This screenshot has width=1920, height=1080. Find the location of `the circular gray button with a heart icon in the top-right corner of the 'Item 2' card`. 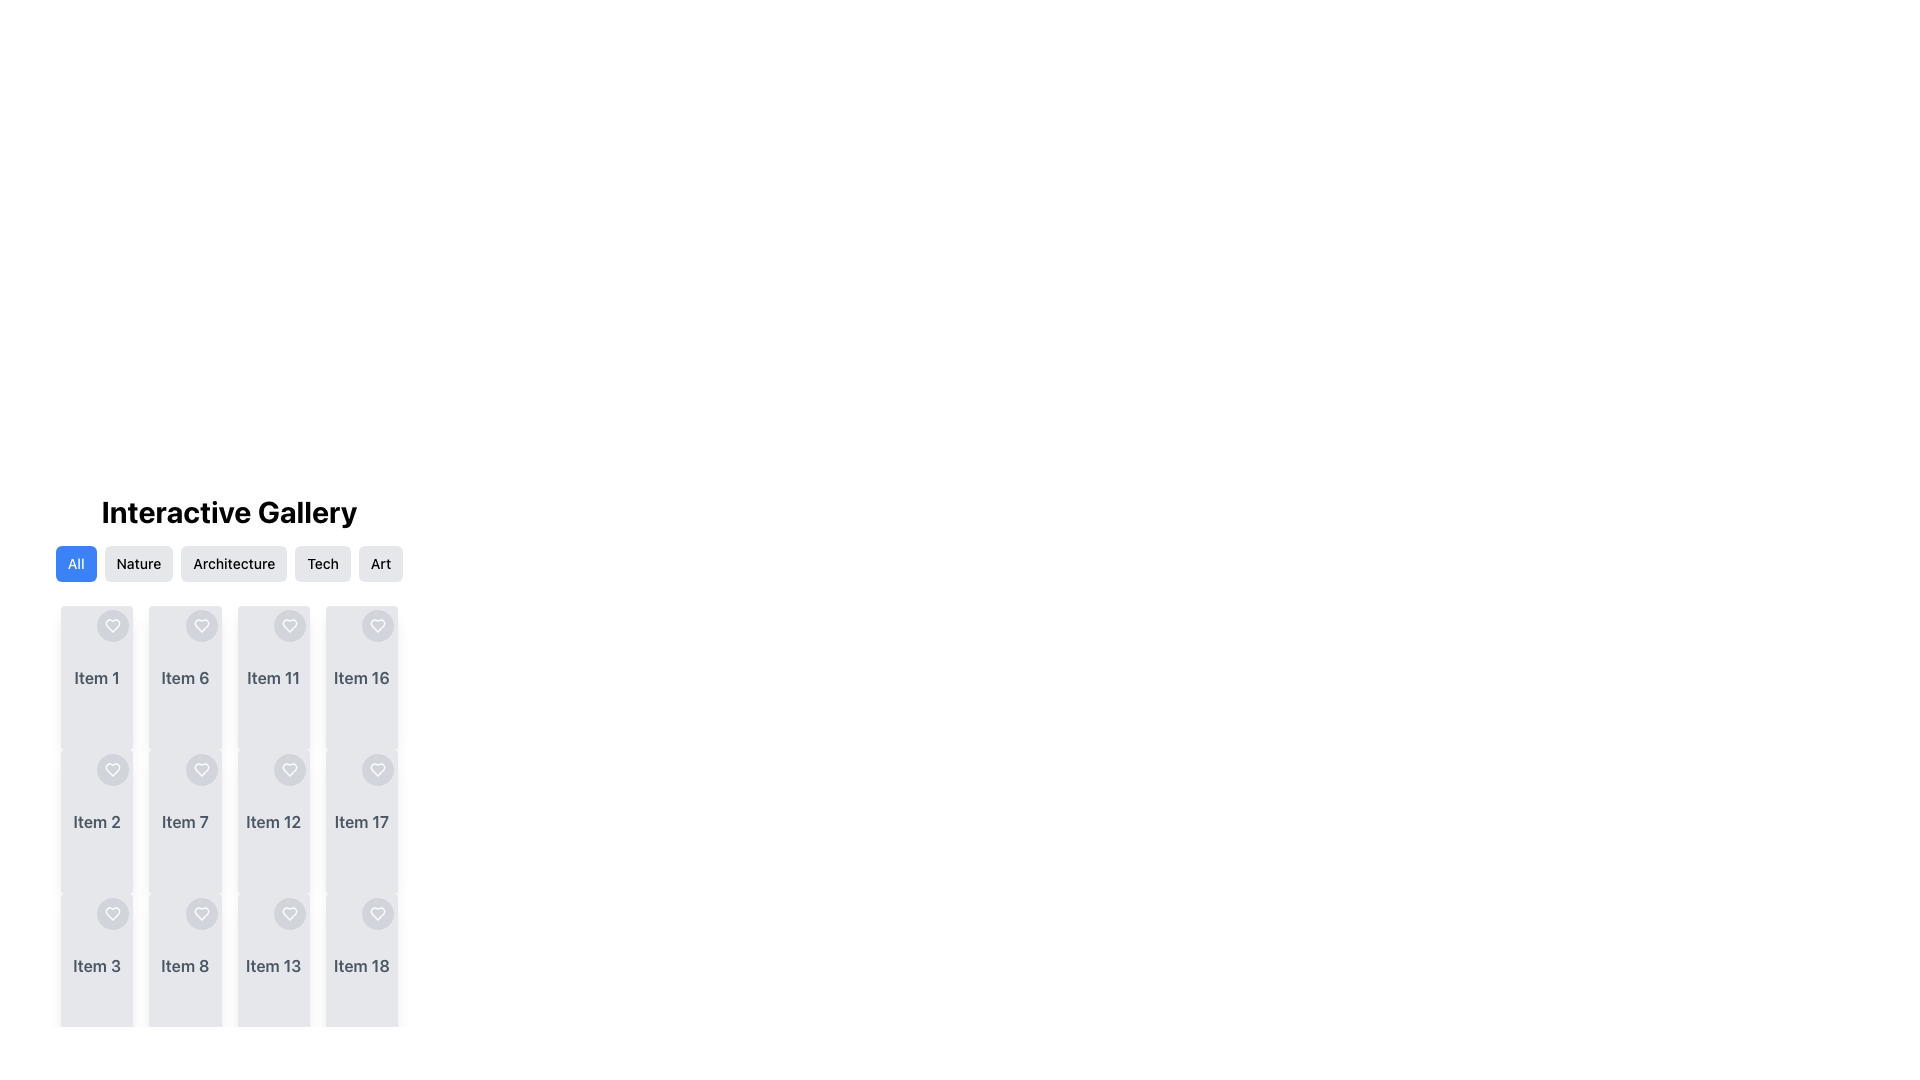

the circular gray button with a heart icon in the top-right corner of the 'Item 2' card is located at coordinates (112, 769).